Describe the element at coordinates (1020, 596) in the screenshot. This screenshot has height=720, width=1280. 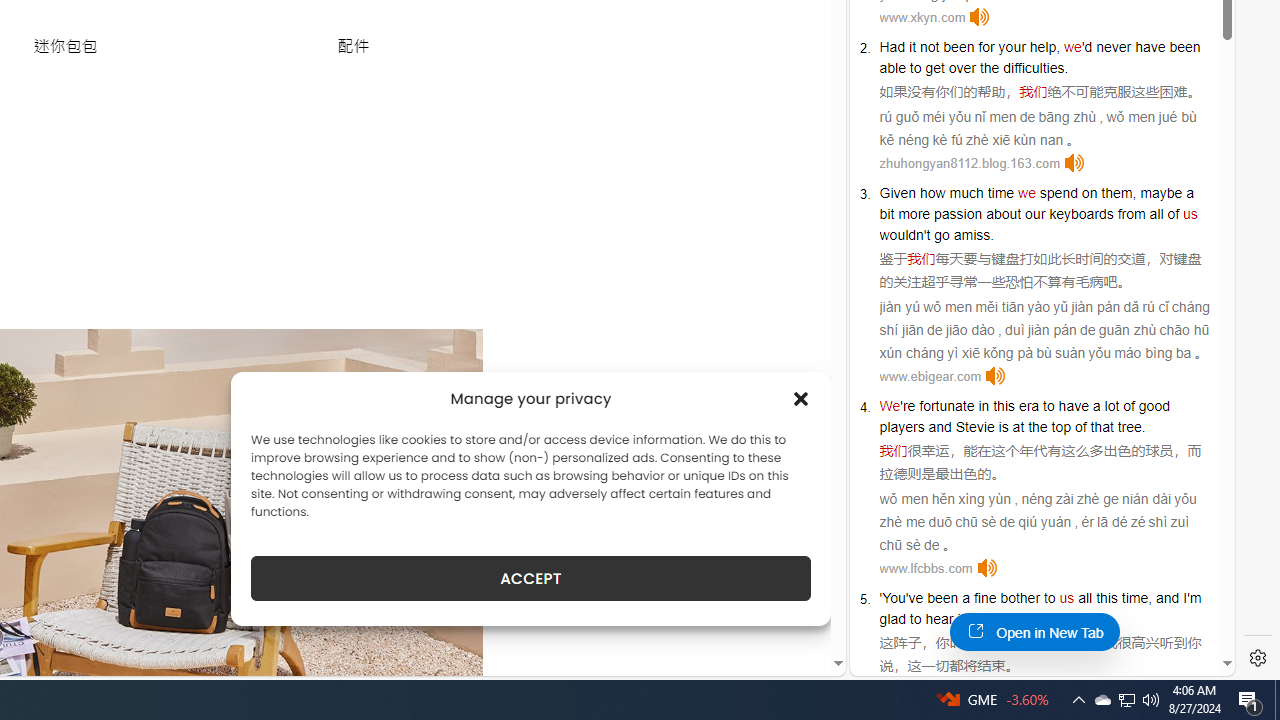
I see `'bother'` at that location.